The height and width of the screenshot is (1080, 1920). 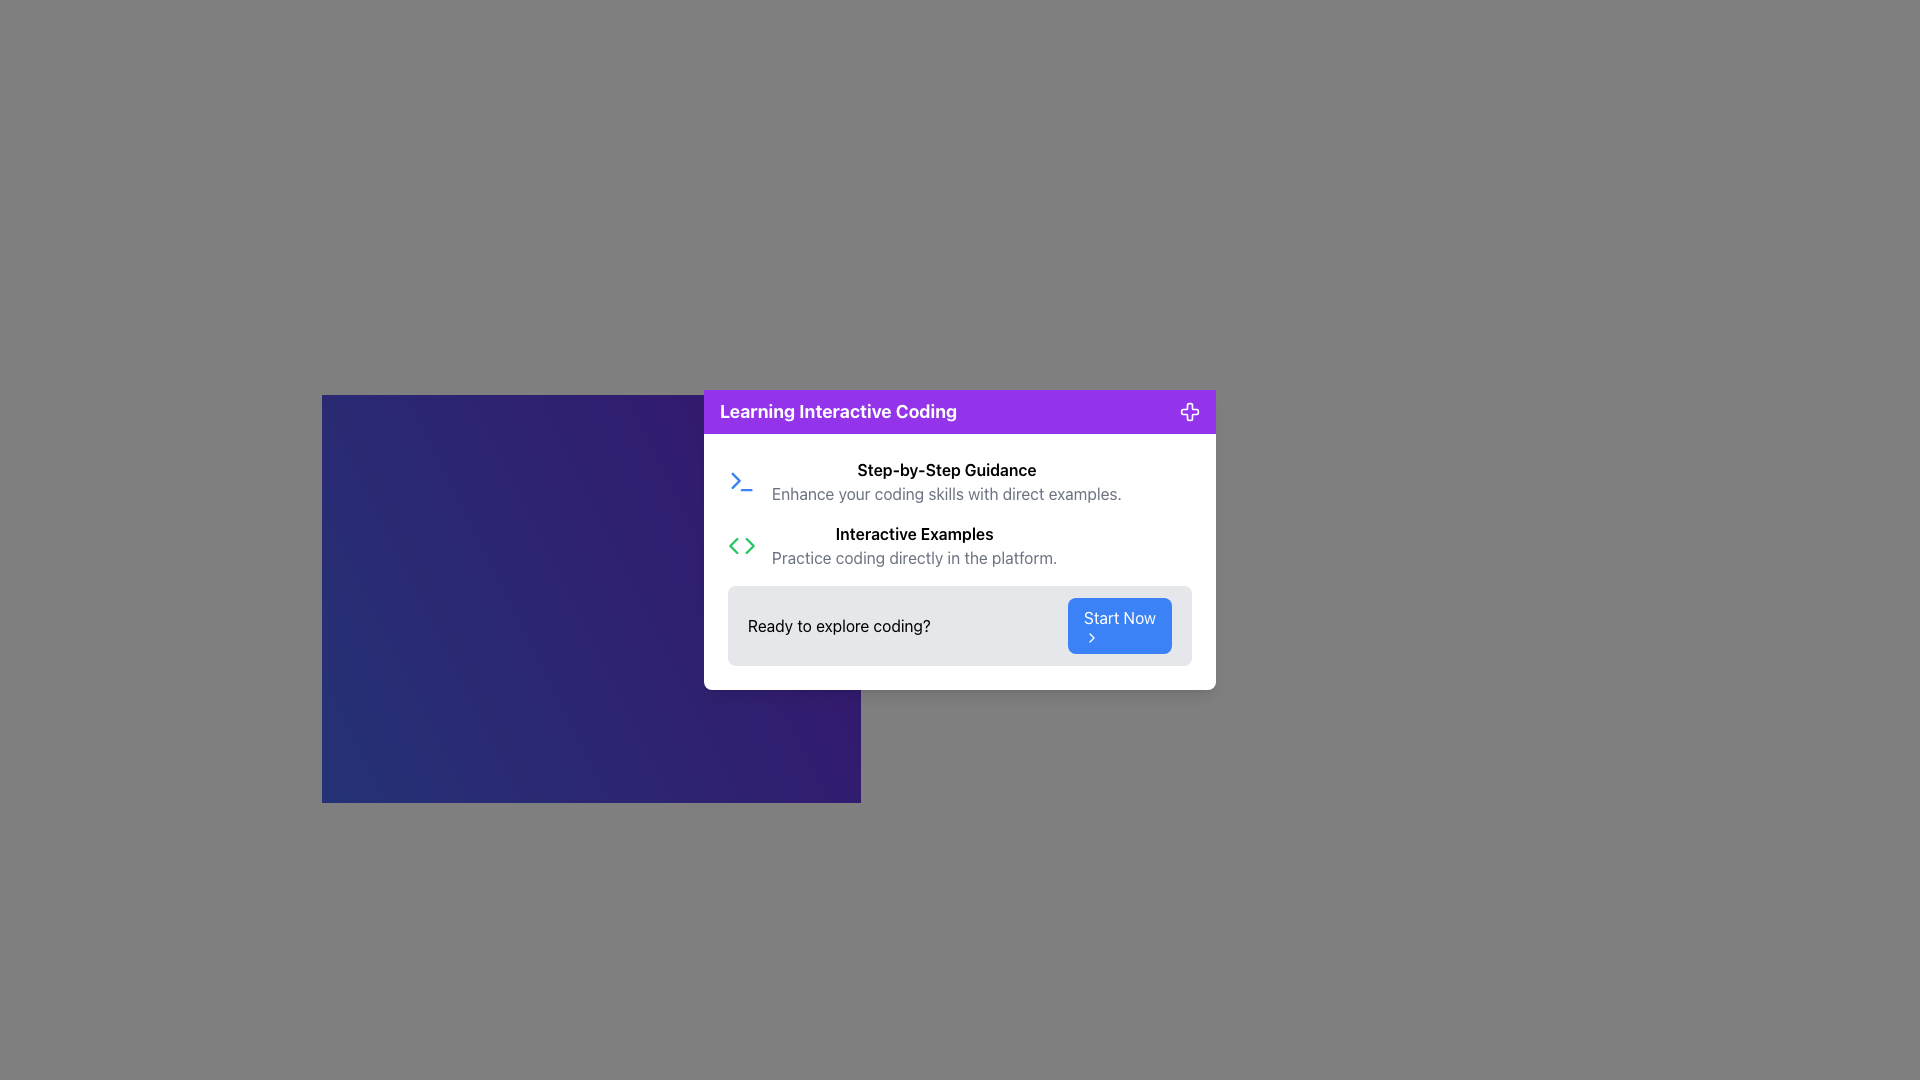 What do you see at coordinates (945, 493) in the screenshot?
I see `the text label stating 'Enhance your coding skills with direct examples,' which is located below the headline 'Step-by-Step Guidance.'` at bounding box center [945, 493].